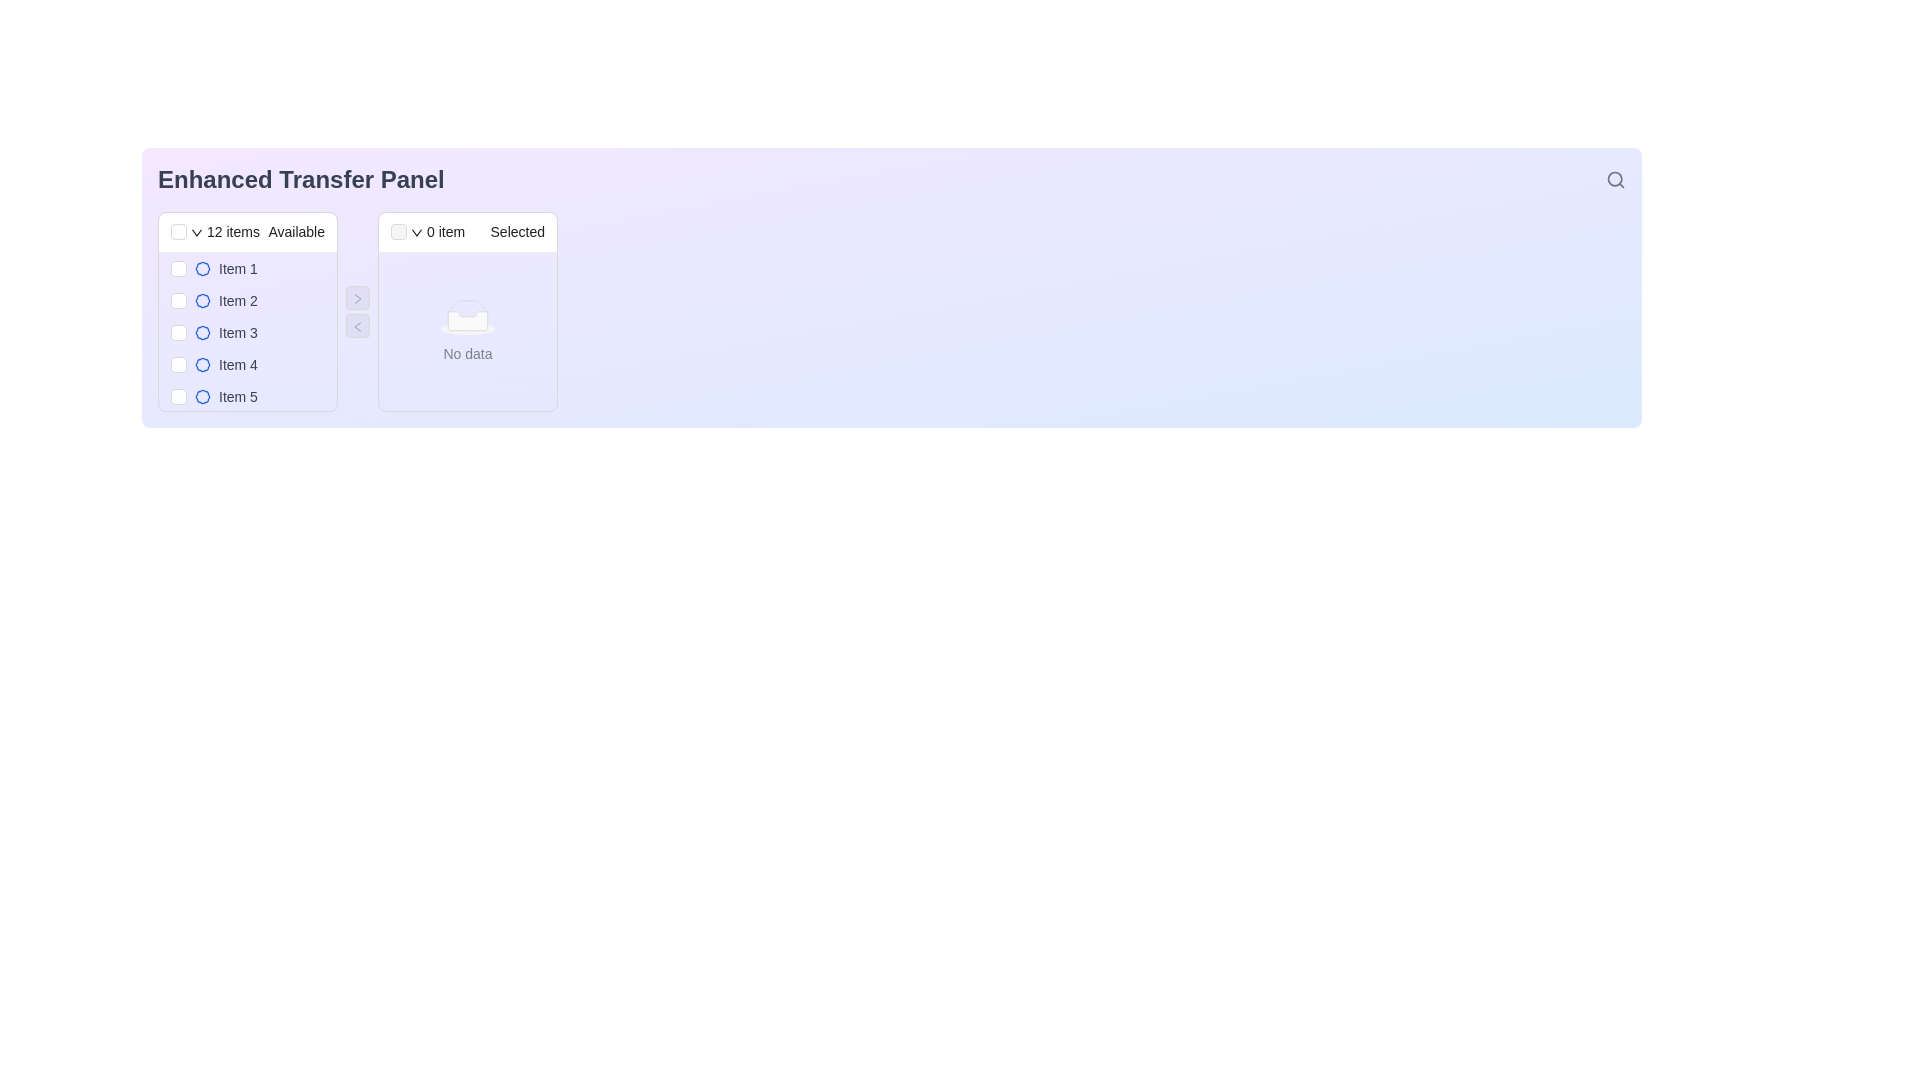 This screenshot has height=1080, width=1920. What do you see at coordinates (202, 365) in the screenshot?
I see `the Decorative SVG graphic that highlights 'Item 4' in the list of available items located in the left pane of the transfer panel` at bounding box center [202, 365].